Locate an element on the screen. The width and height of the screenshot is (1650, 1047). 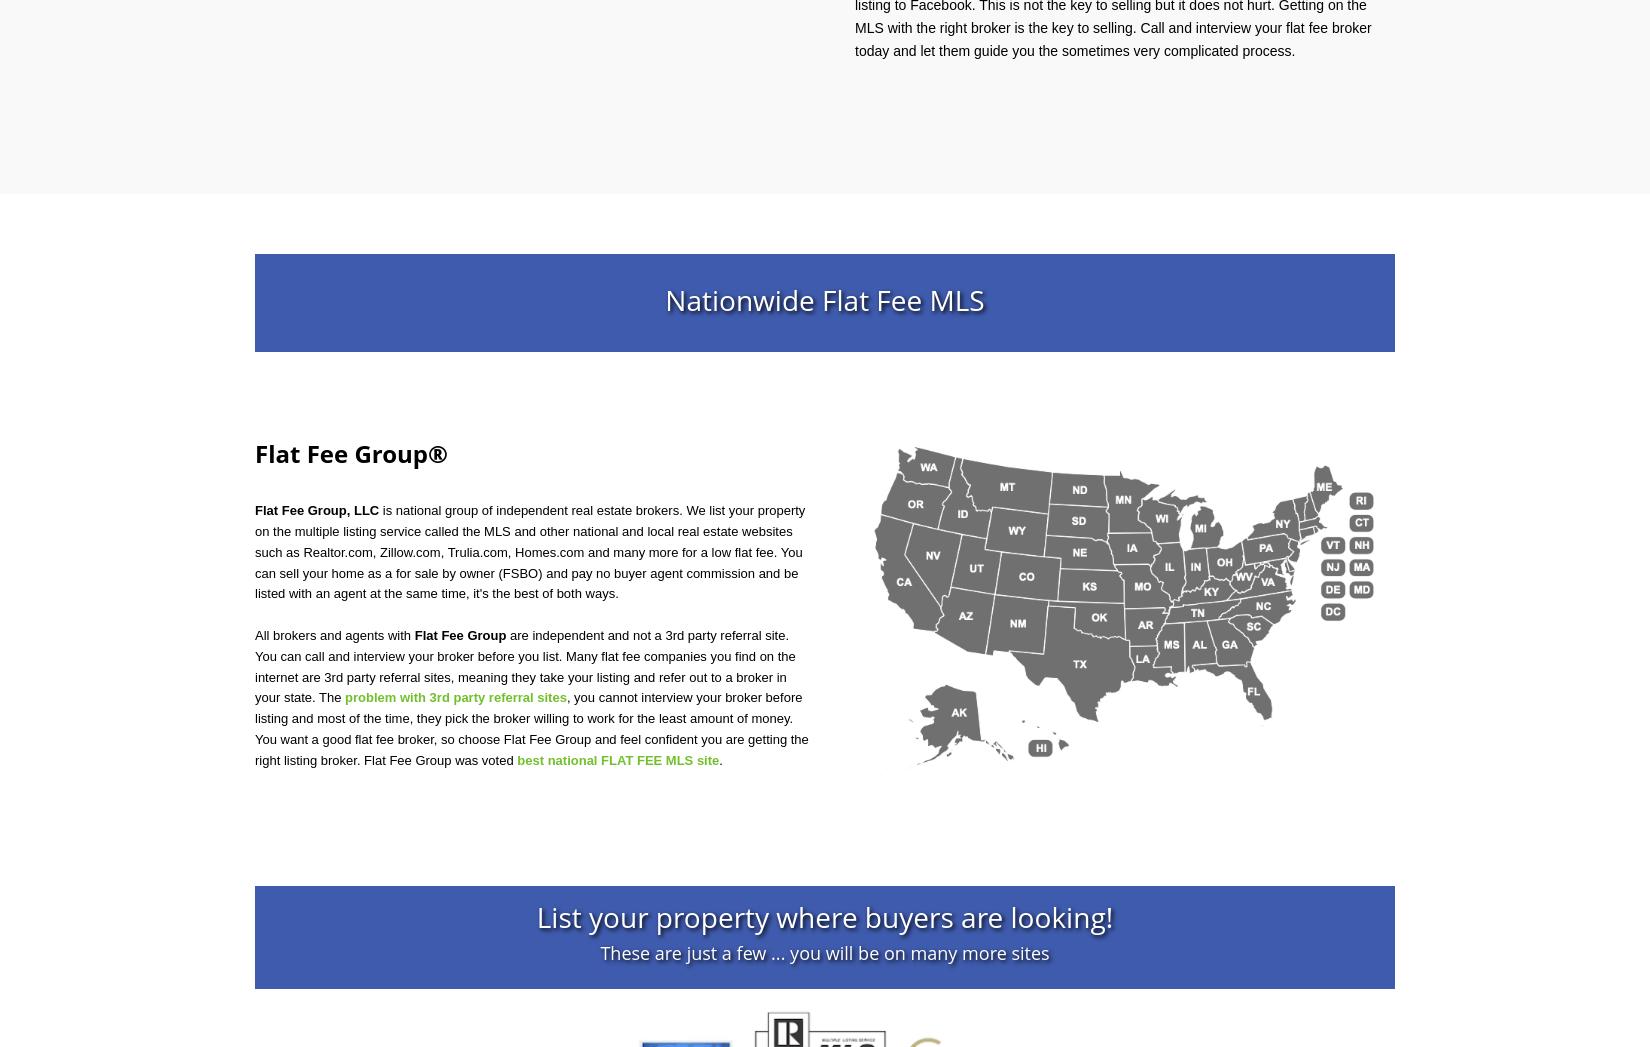
'Flat Fee Group®' is located at coordinates (351, 453).